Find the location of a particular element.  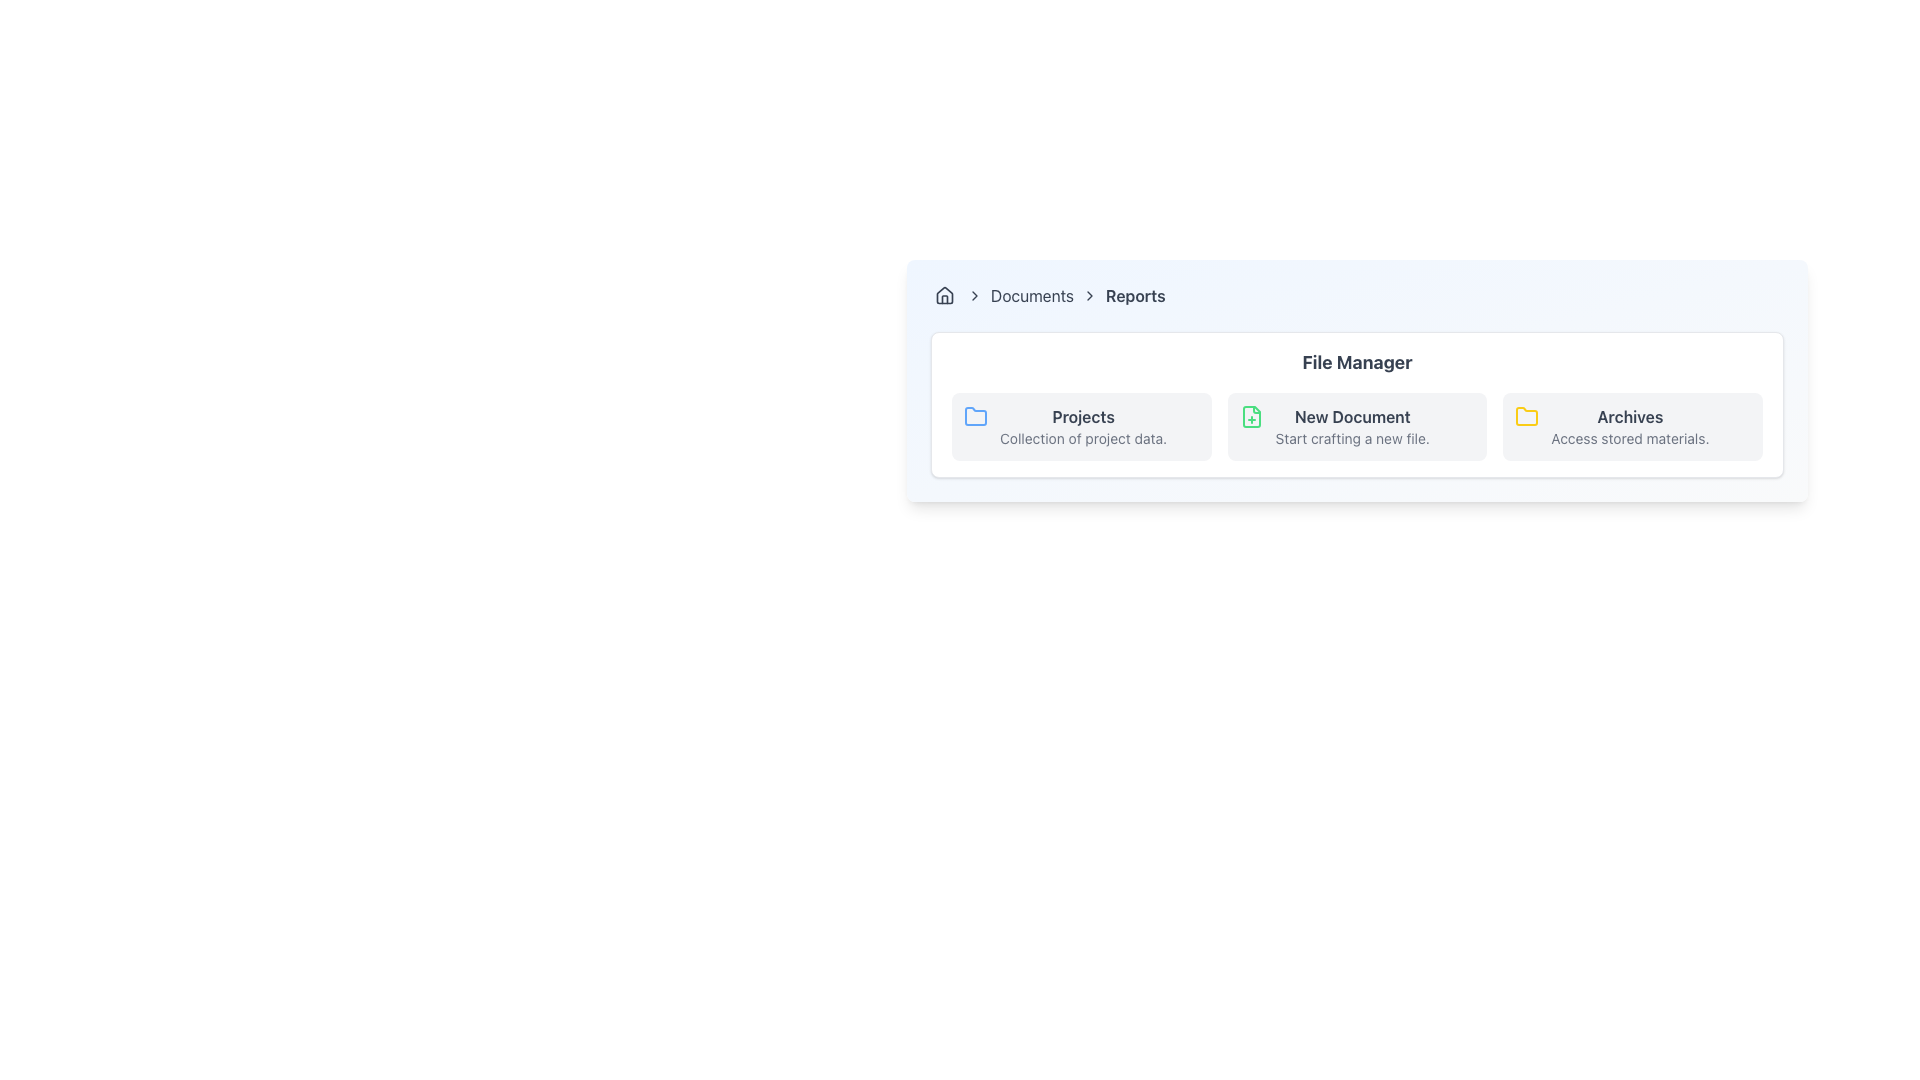

the 'Projects' label, which is bold and gray, located in the 'File Manager' section next to the folder icon and above the description text is located at coordinates (1082, 415).